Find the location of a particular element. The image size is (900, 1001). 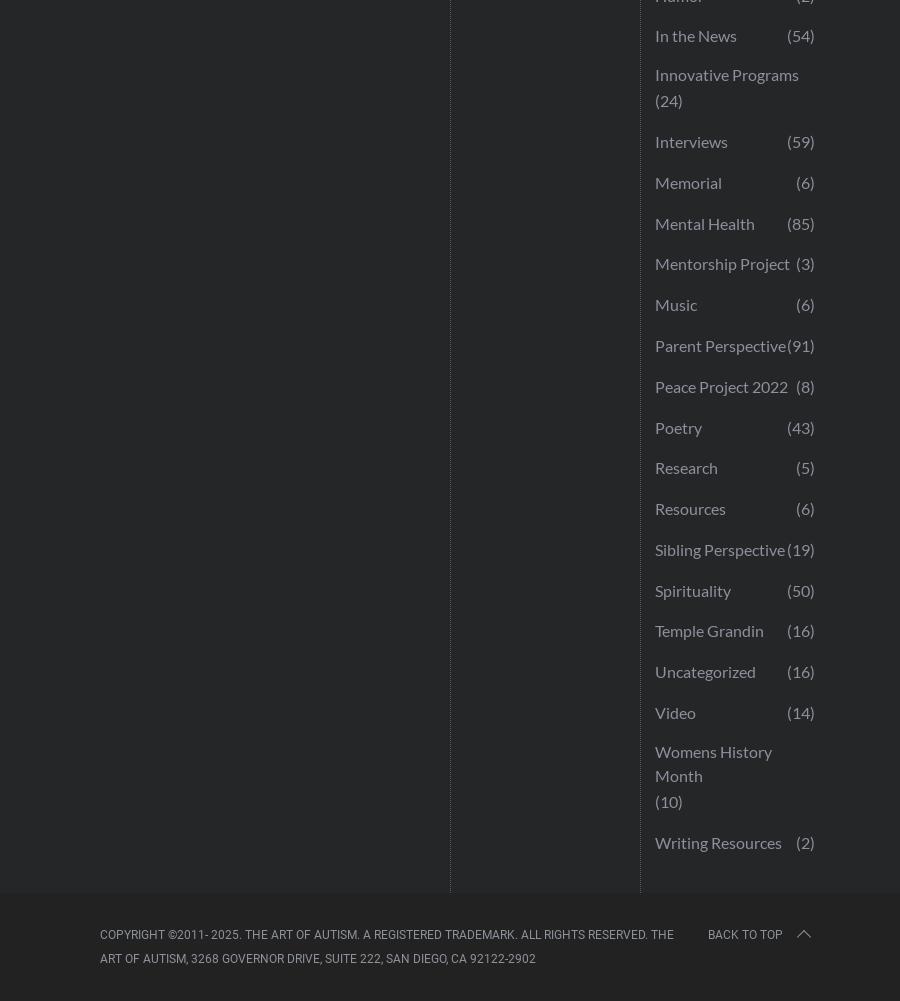

'(10)' is located at coordinates (668, 799).